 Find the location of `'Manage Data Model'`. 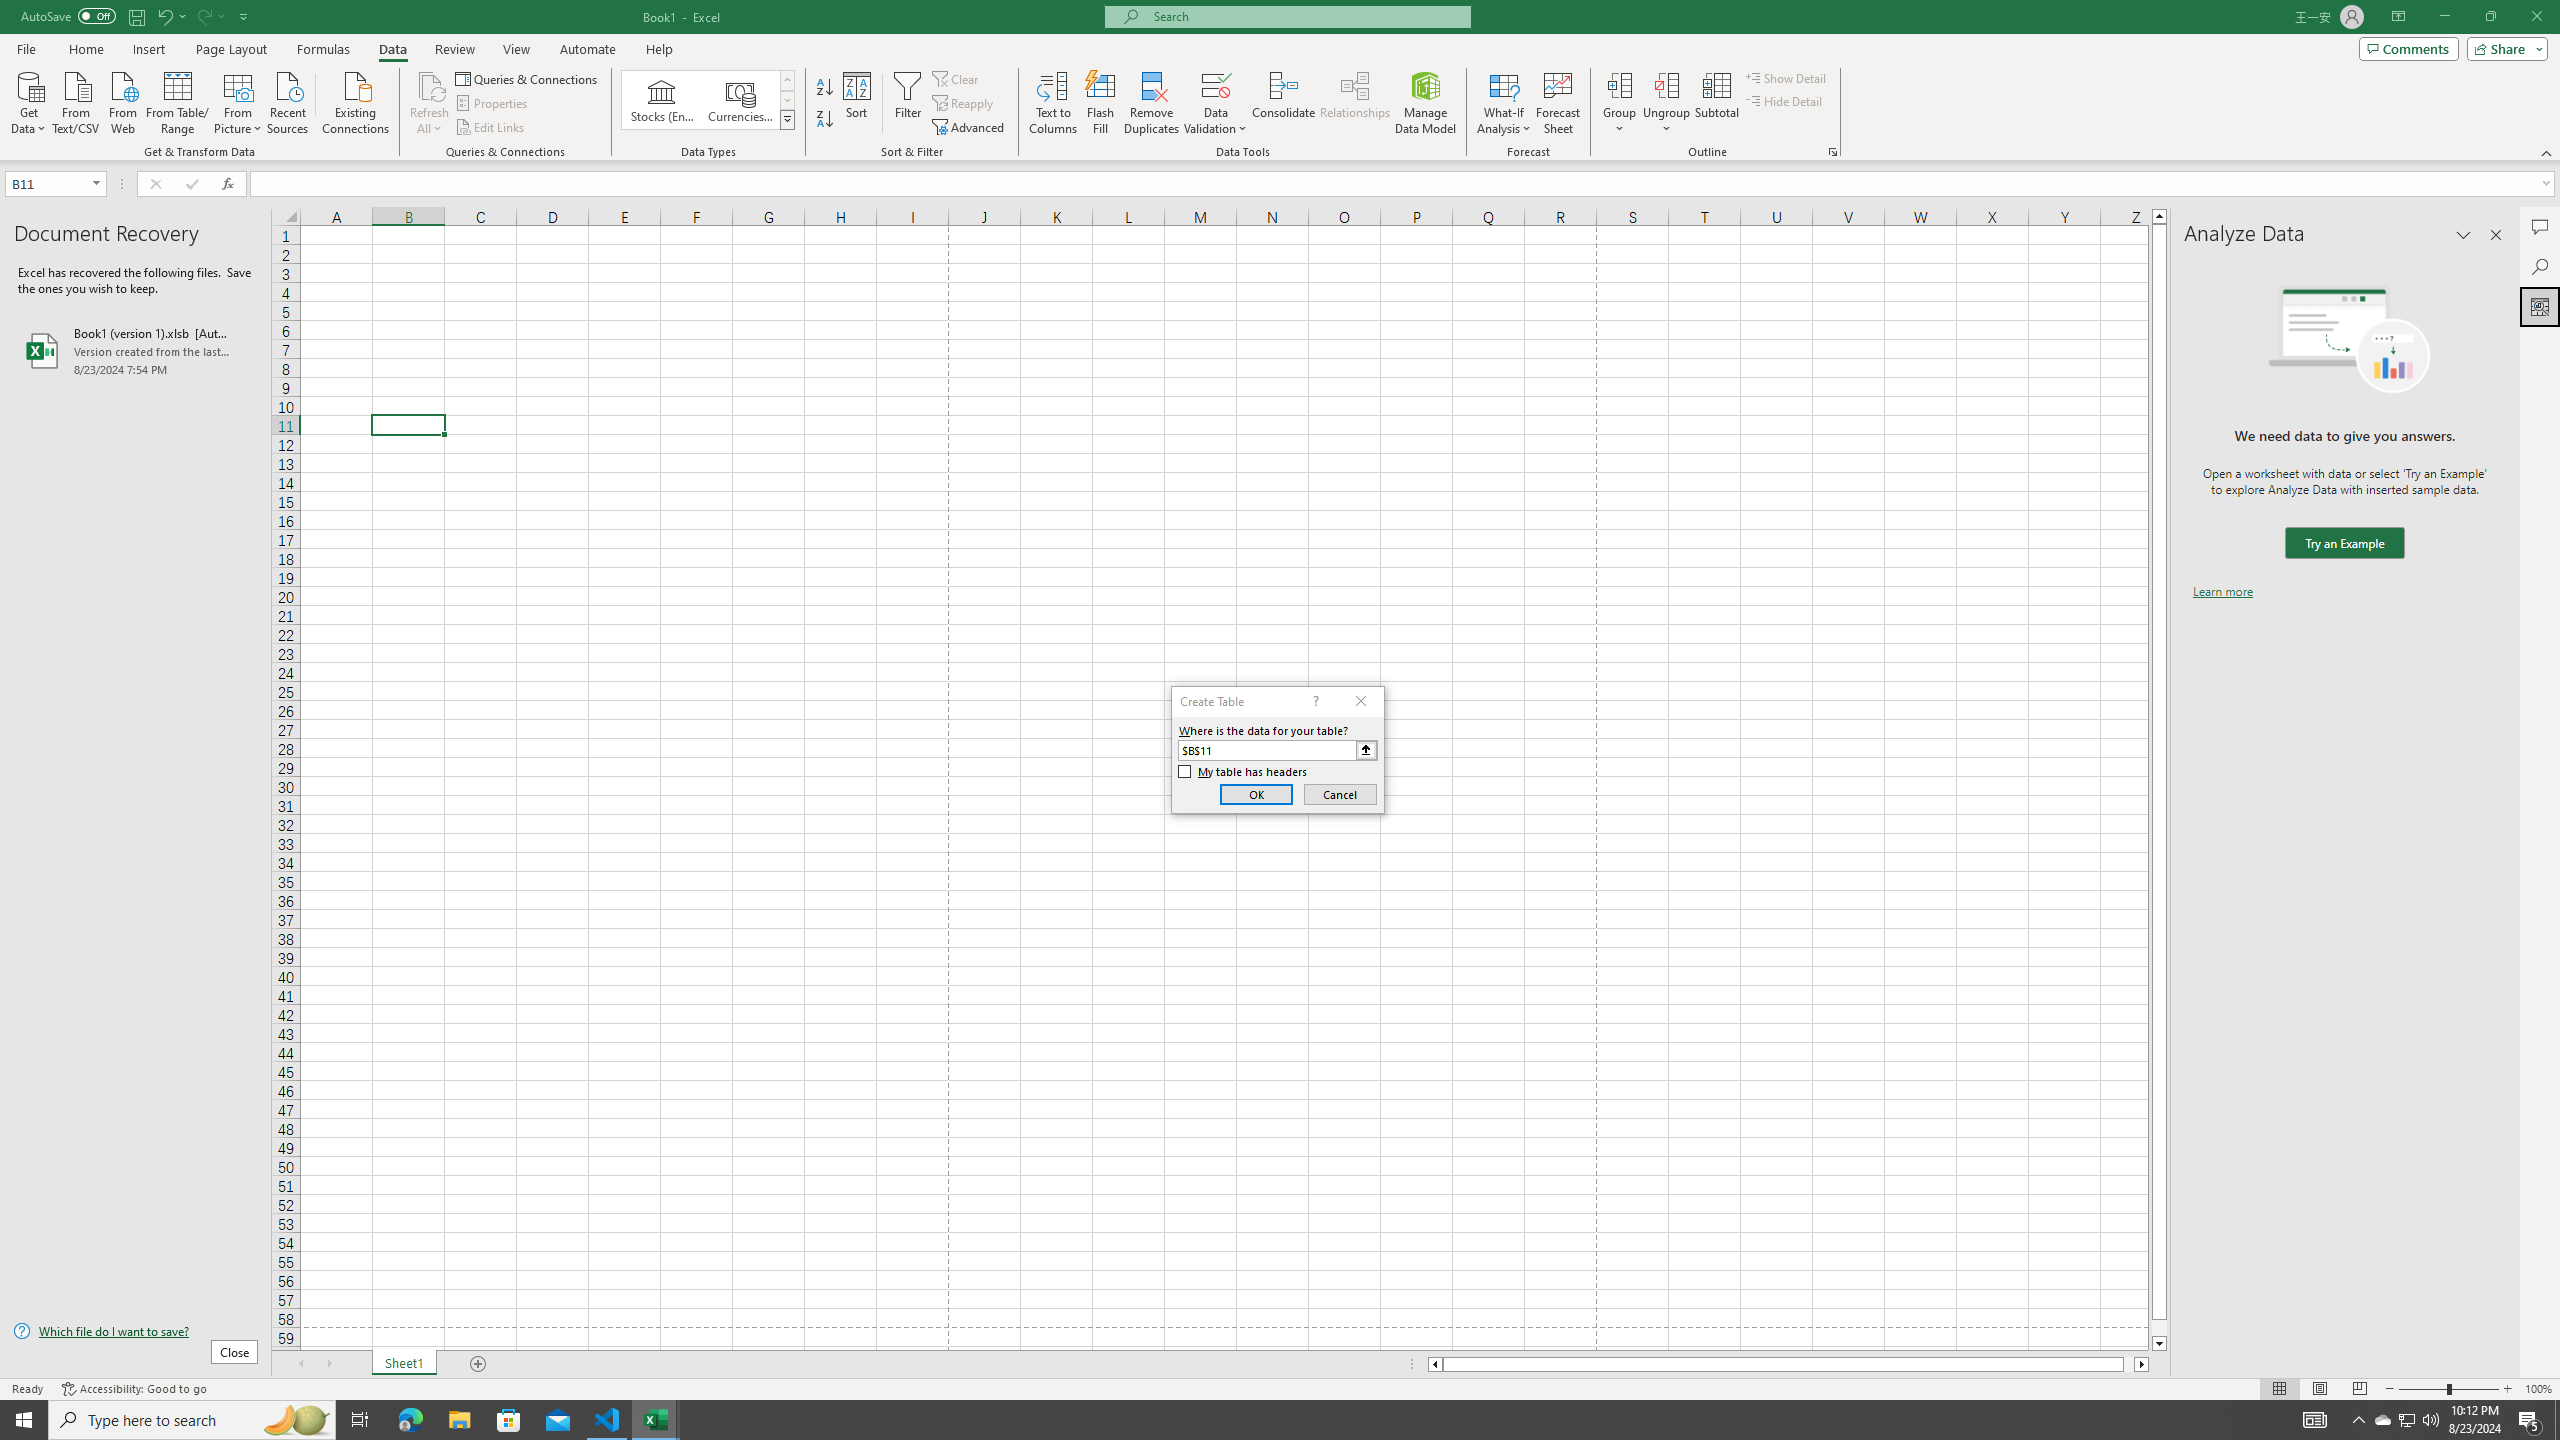

'Manage Data Model' is located at coordinates (1424, 103).